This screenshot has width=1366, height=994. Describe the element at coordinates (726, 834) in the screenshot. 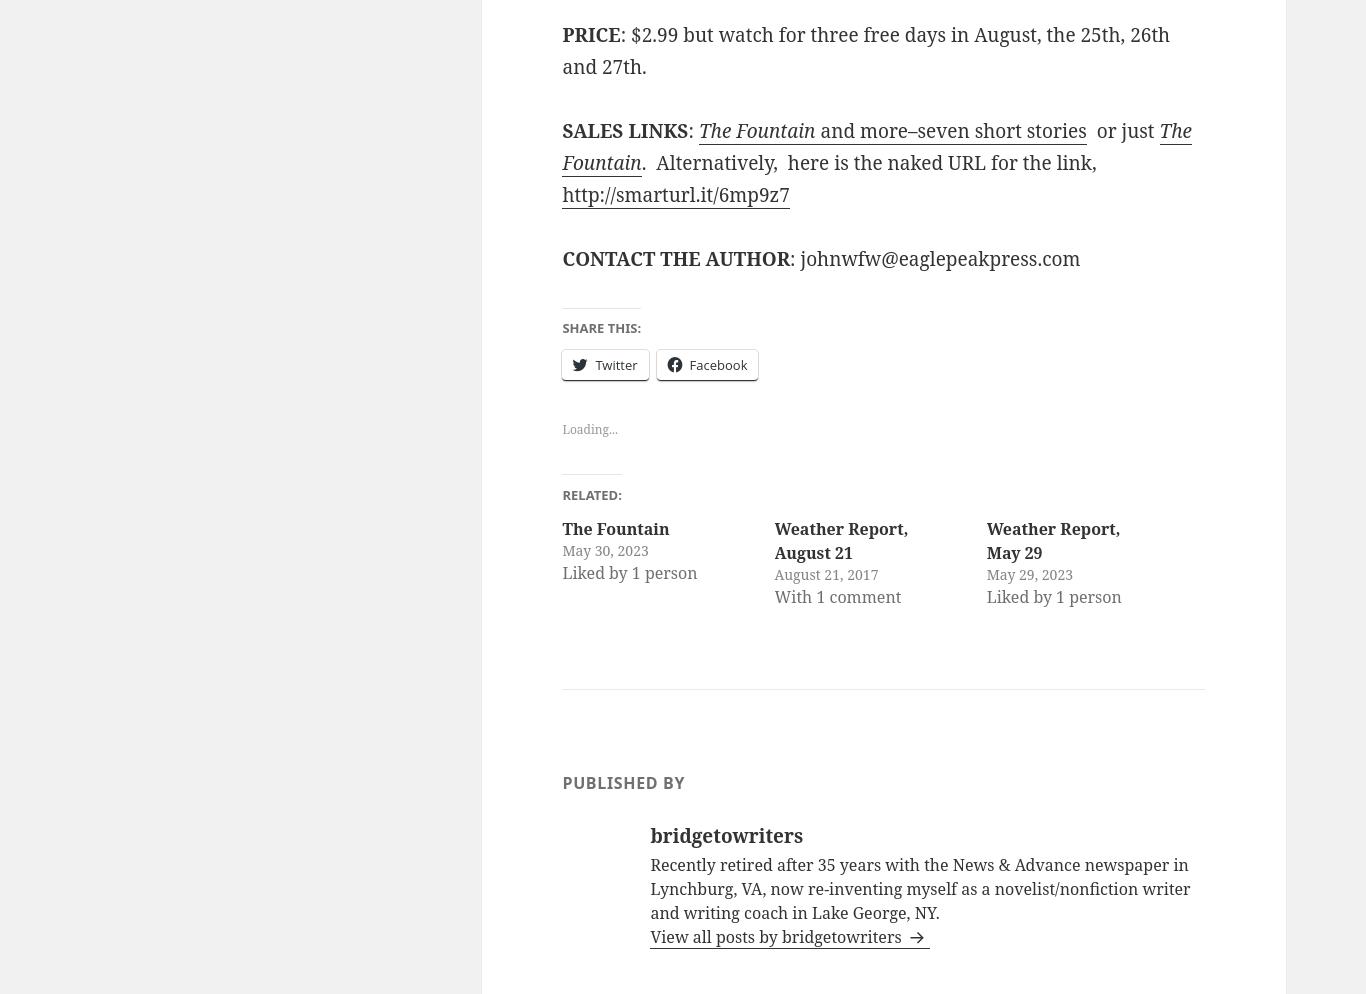

I see `'bridgetowriters'` at that location.